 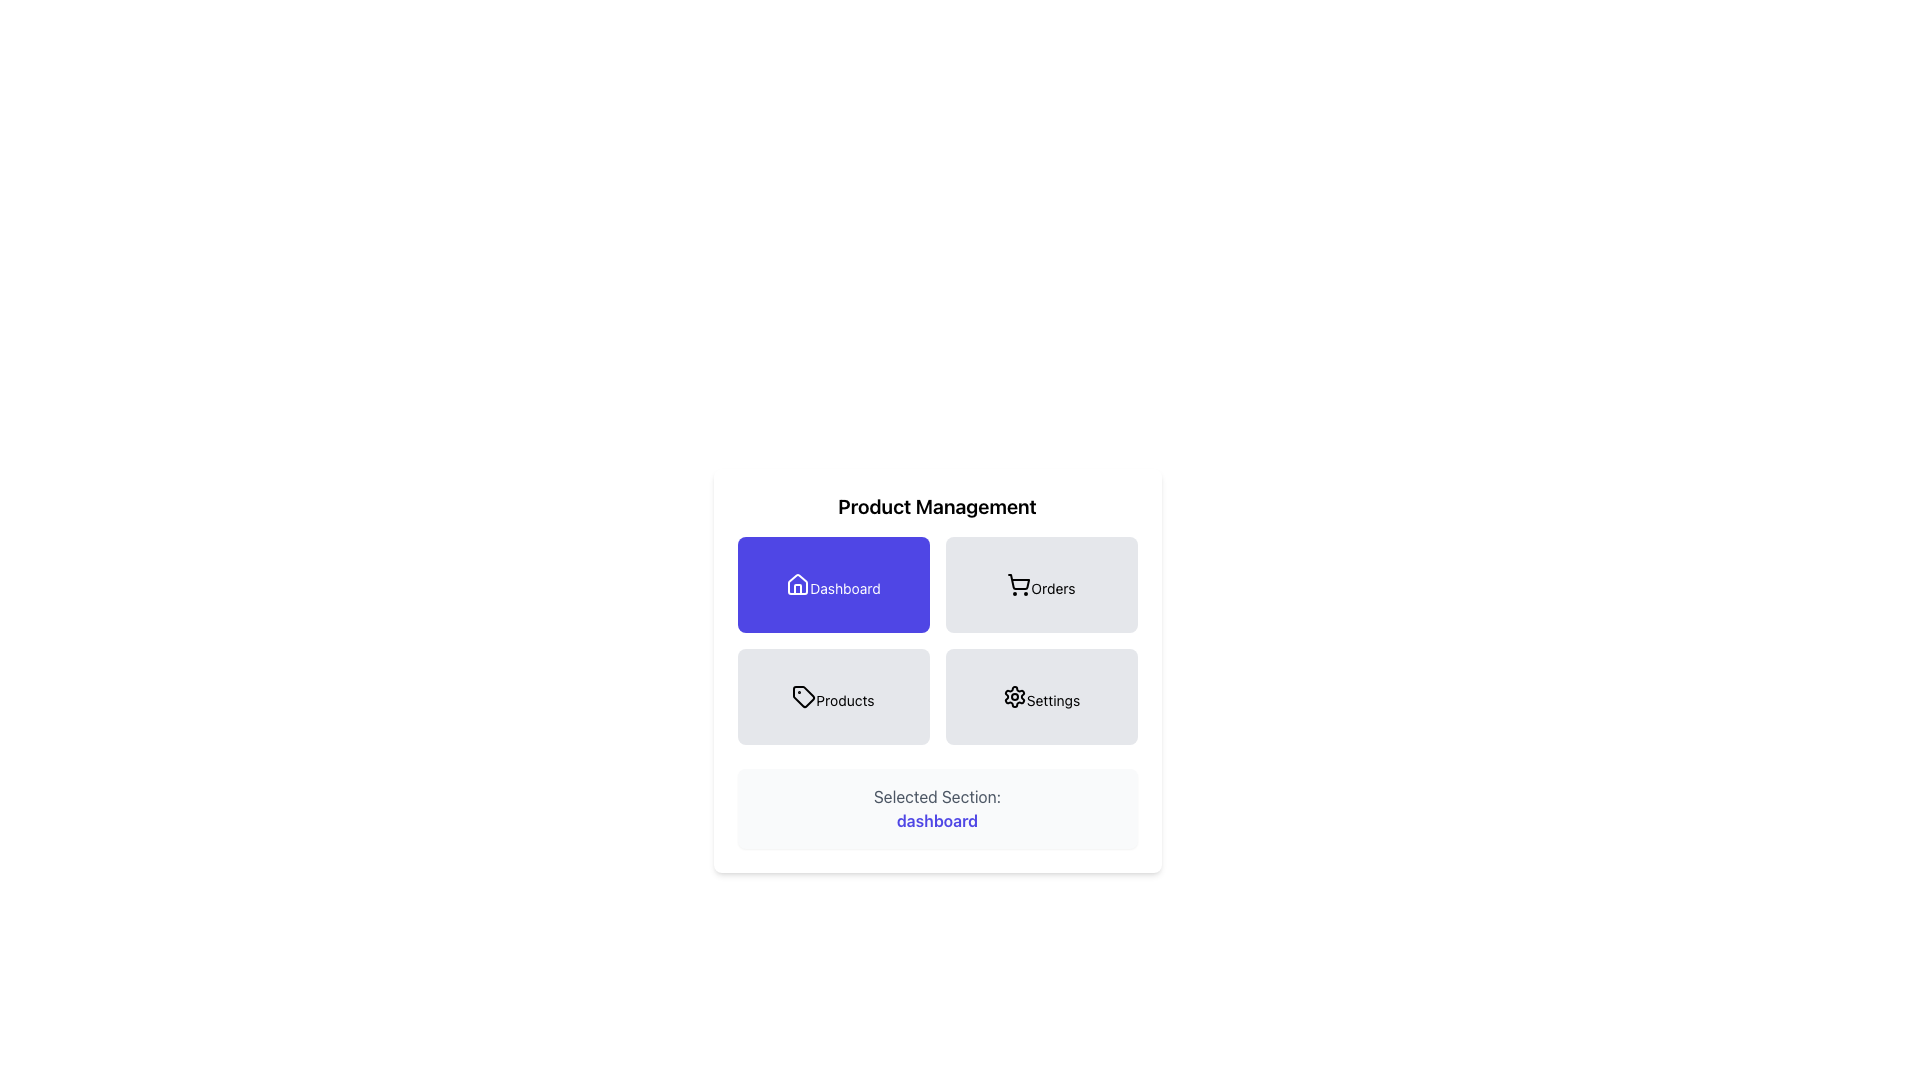 I want to click on the 'Products' button, which is a rectangular button with rounded corners and a light gray background, located under the 'Product Management' heading, so click(x=833, y=696).